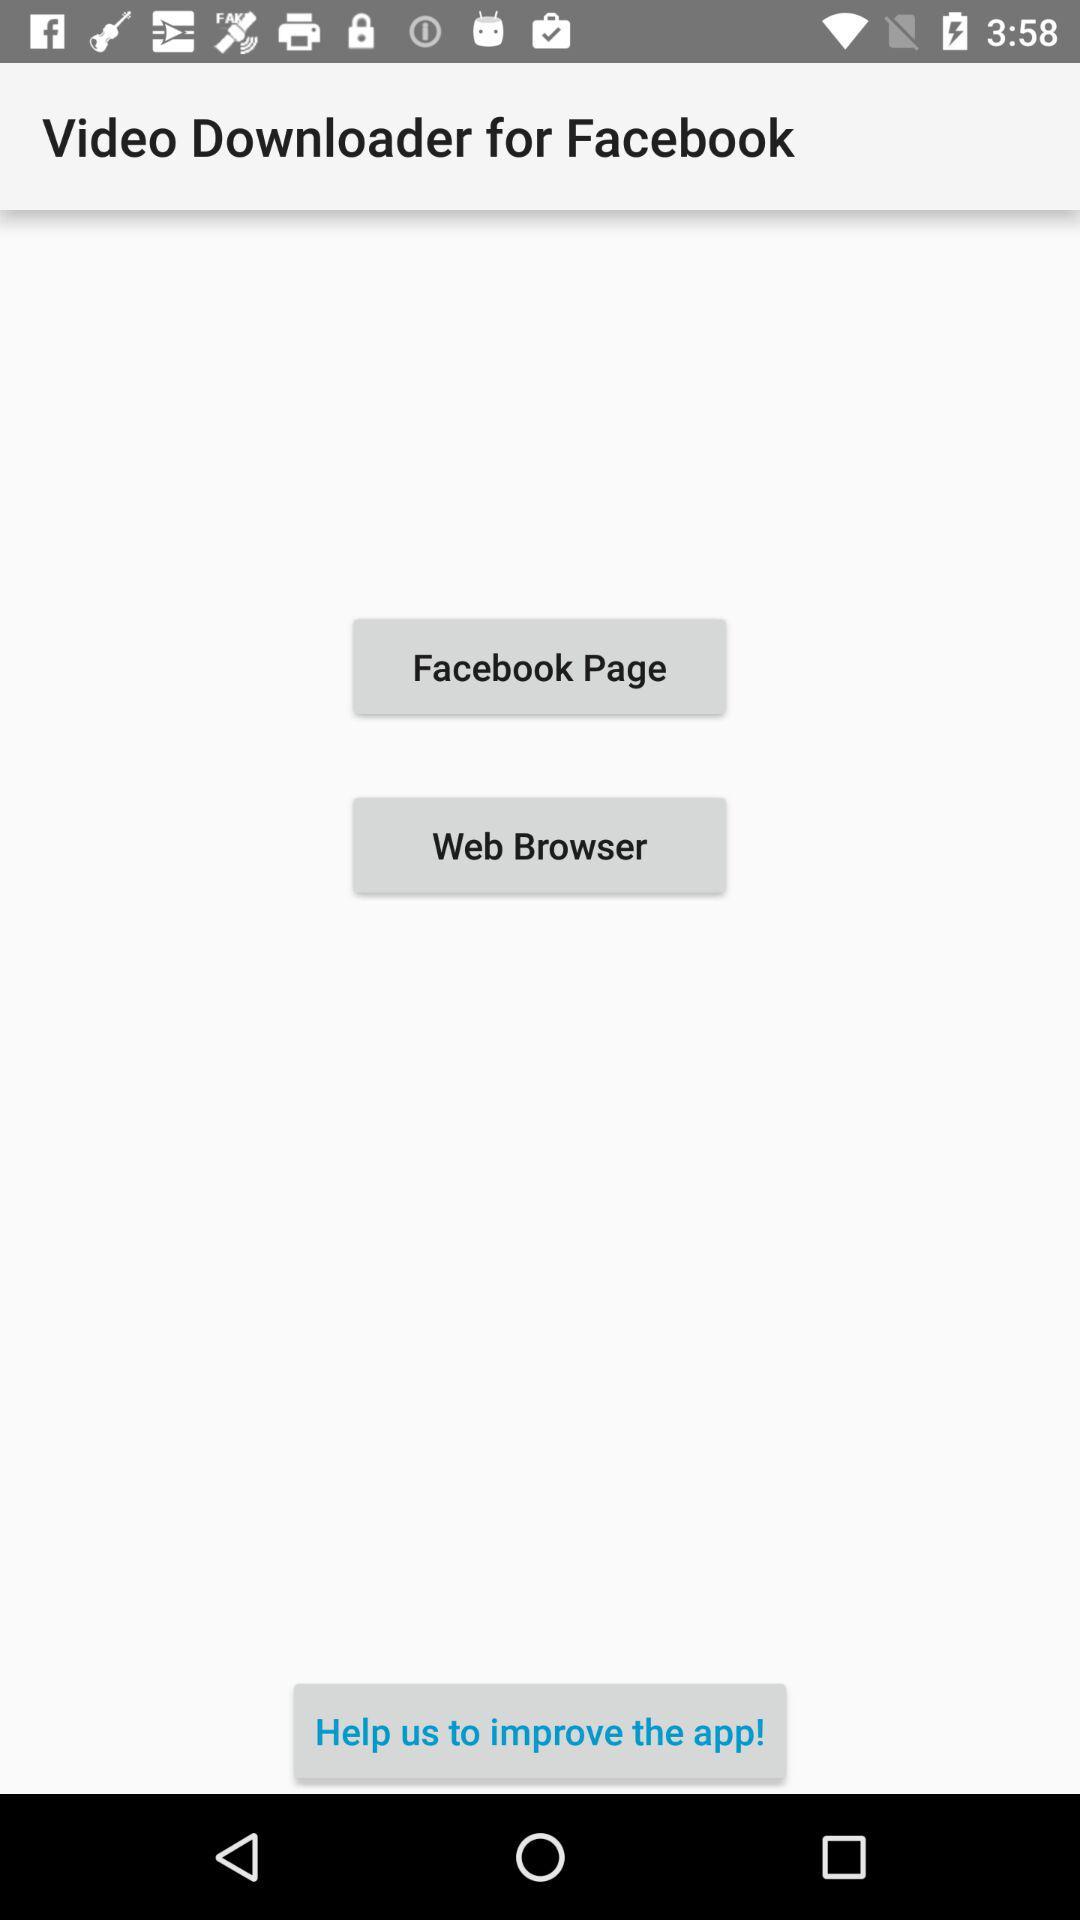 This screenshot has height=1920, width=1080. Describe the element at coordinates (538, 666) in the screenshot. I see `the facebook page icon` at that location.